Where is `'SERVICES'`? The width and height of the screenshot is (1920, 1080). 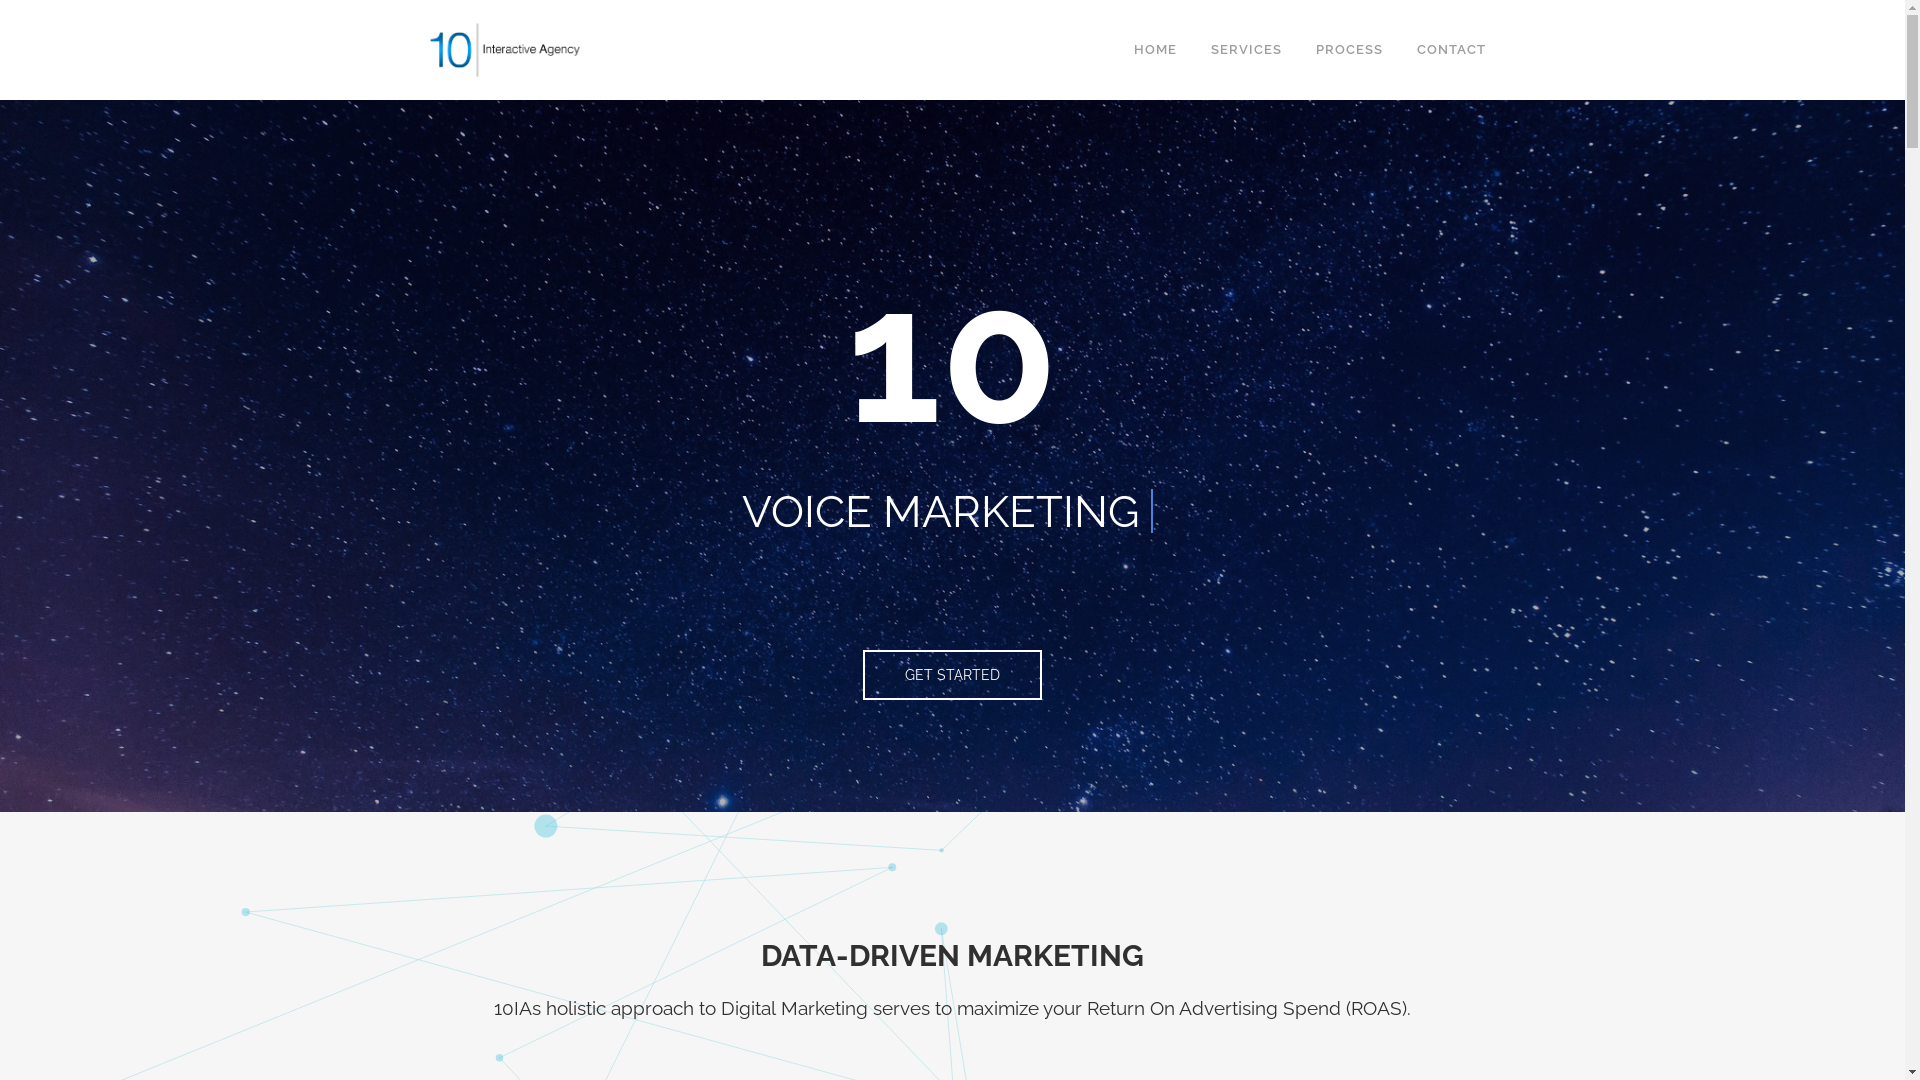 'SERVICES' is located at coordinates (1245, 49).